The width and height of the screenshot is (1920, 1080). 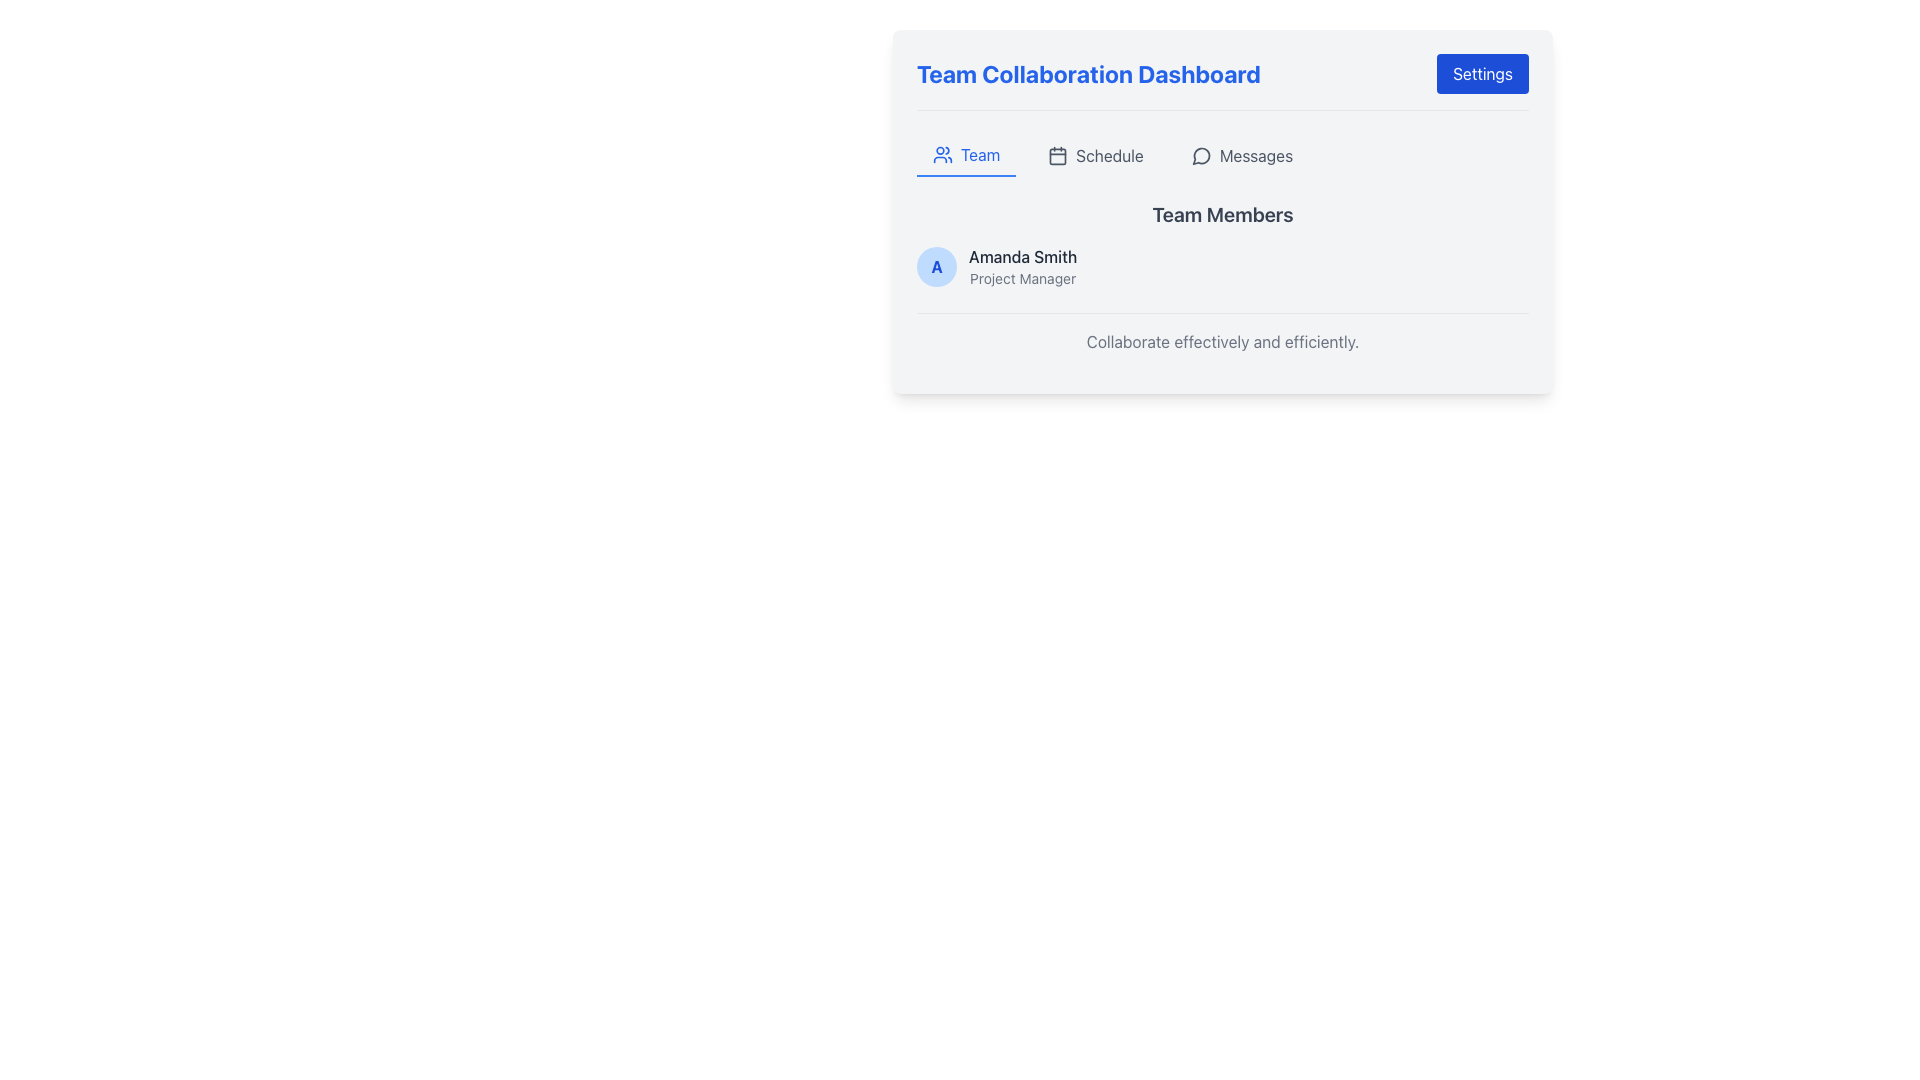 I want to click on the rectangular 'Settings' button with a blue background and white text located at the top-right corner of the interface, so click(x=1483, y=72).